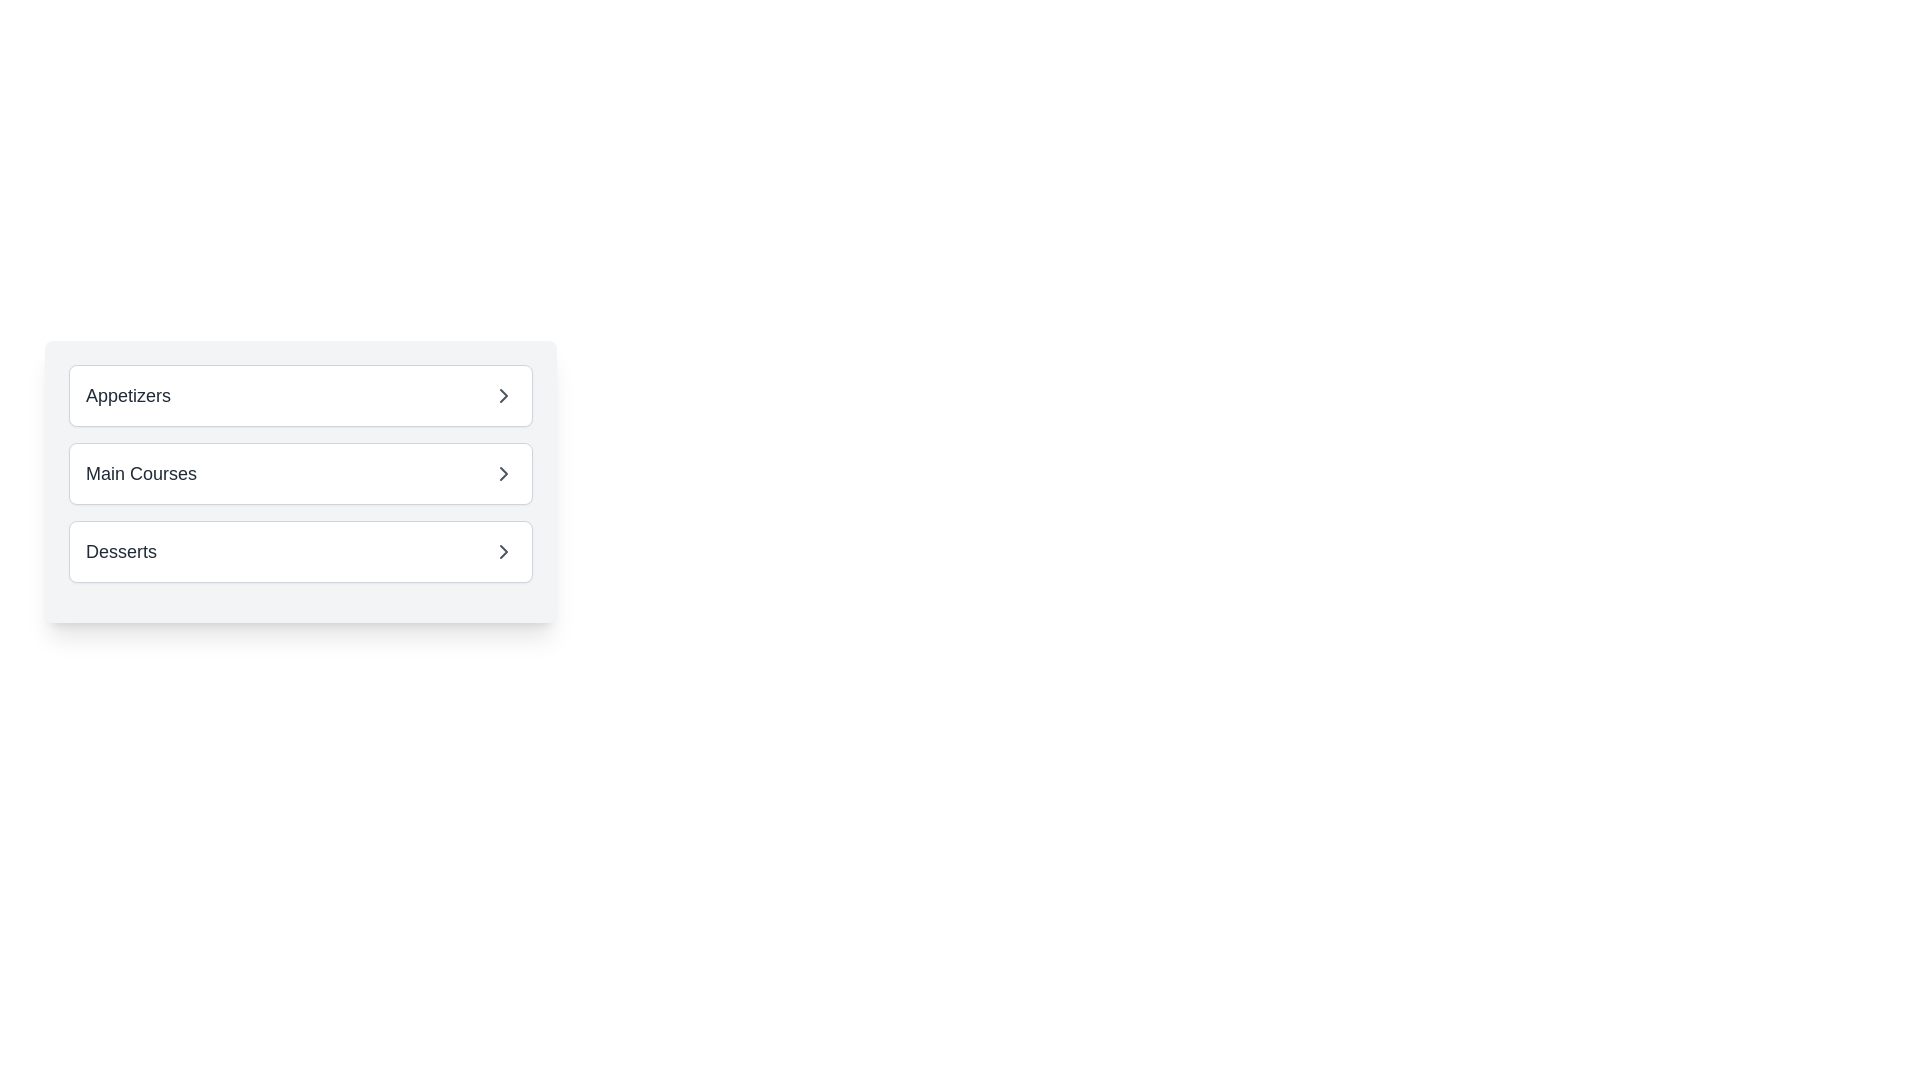  Describe the element at coordinates (504, 551) in the screenshot. I see `the arrow icon positioned to the far right of the 'Desserts' label in the vertically arranged menu` at that location.